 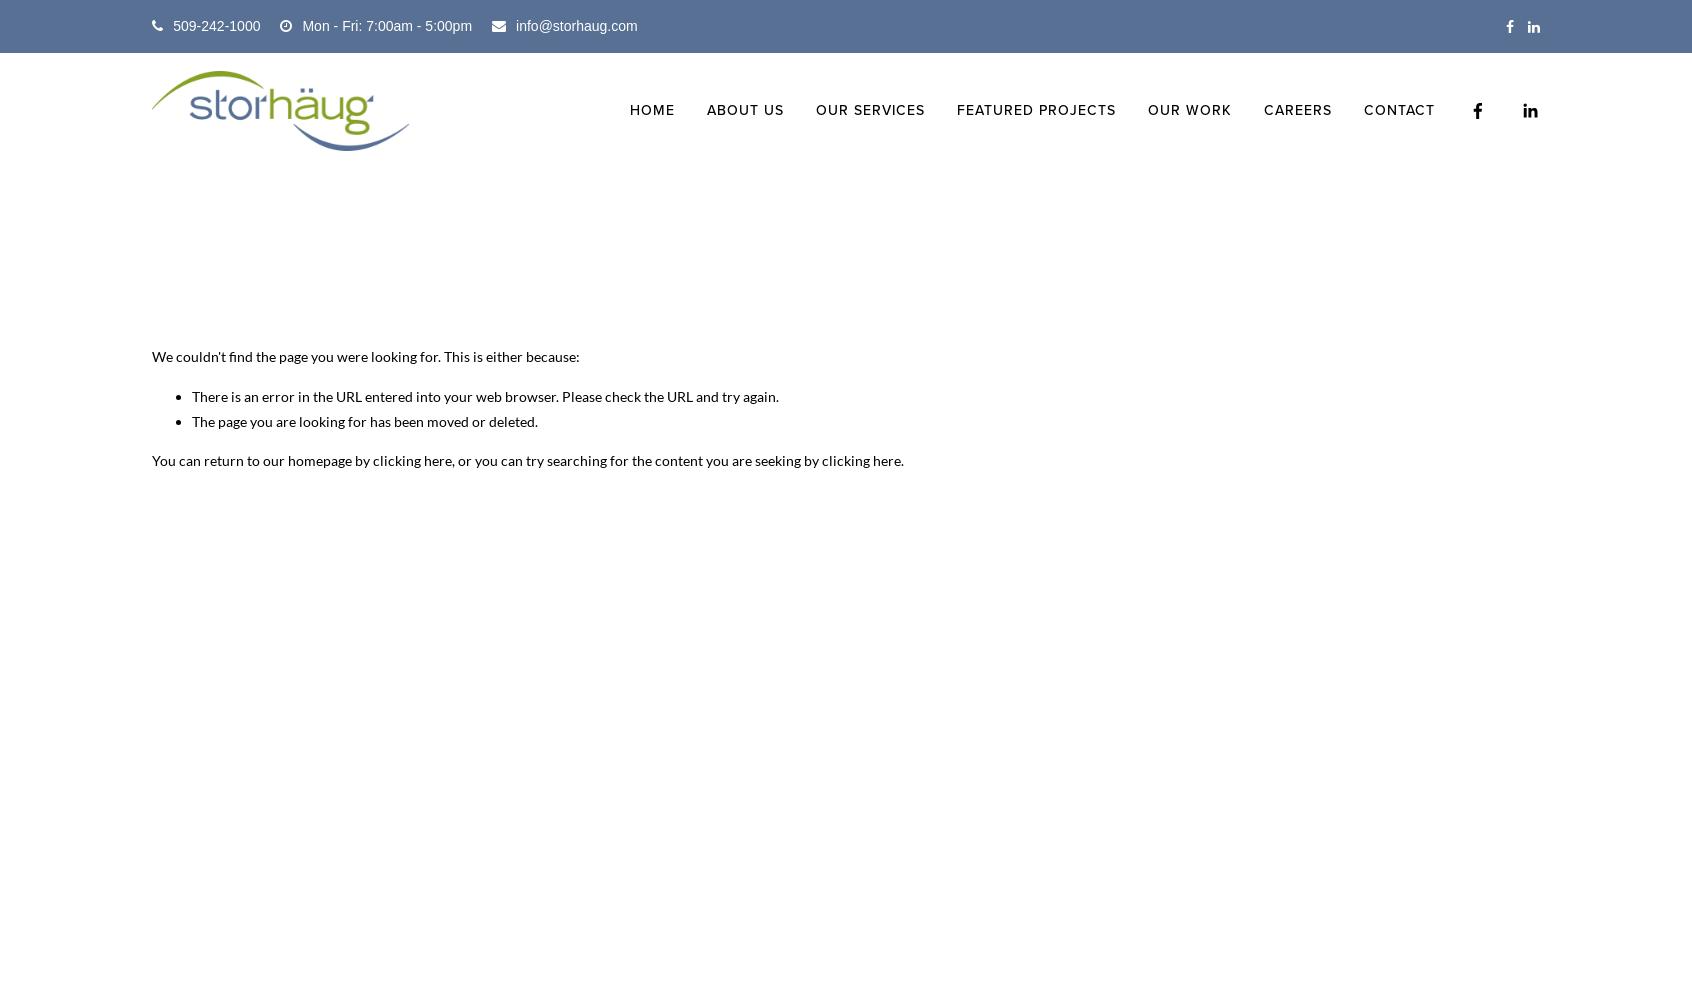 What do you see at coordinates (386, 26) in the screenshot?
I see `'Mon - Fri: 7:00am - 5:00pm'` at bounding box center [386, 26].